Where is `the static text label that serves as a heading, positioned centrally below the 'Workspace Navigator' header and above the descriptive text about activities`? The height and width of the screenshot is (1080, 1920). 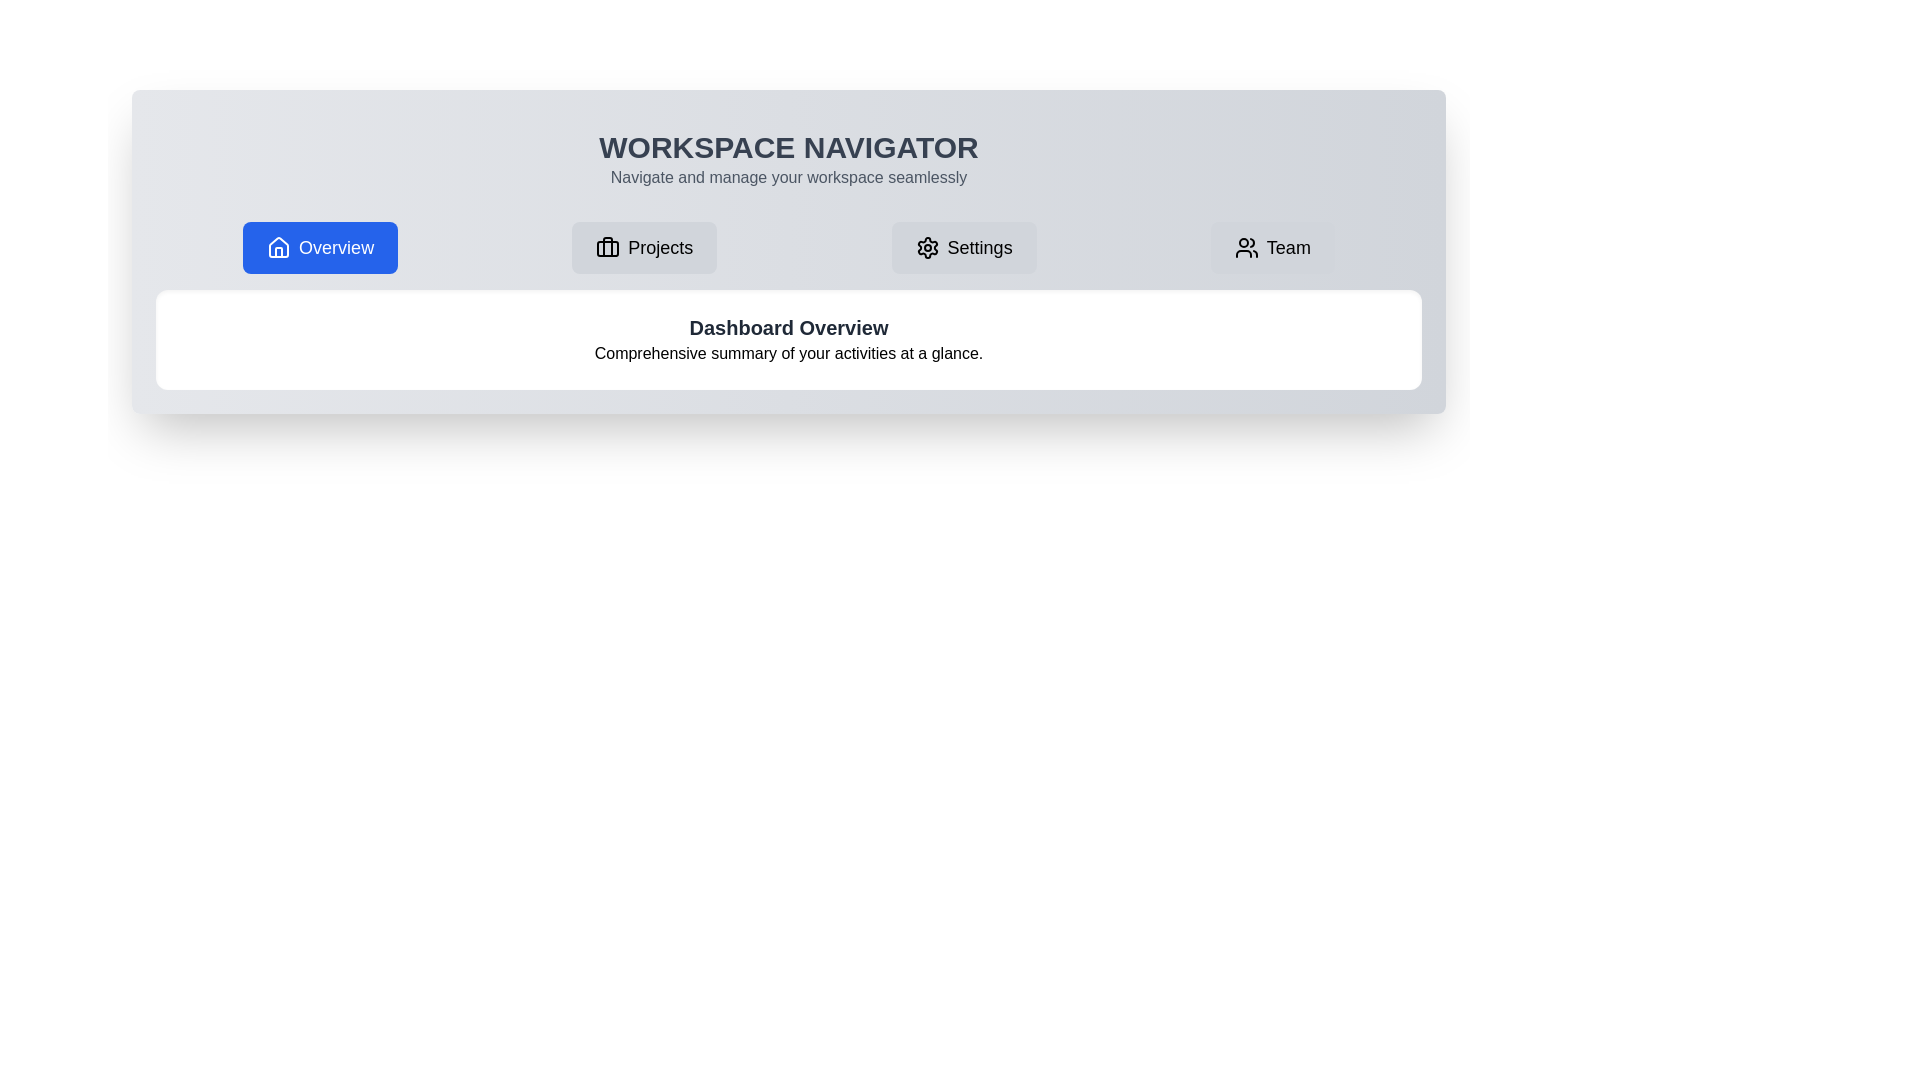 the static text label that serves as a heading, positioned centrally below the 'Workspace Navigator' header and above the descriptive text about activities is located at coordinates (787, 326).